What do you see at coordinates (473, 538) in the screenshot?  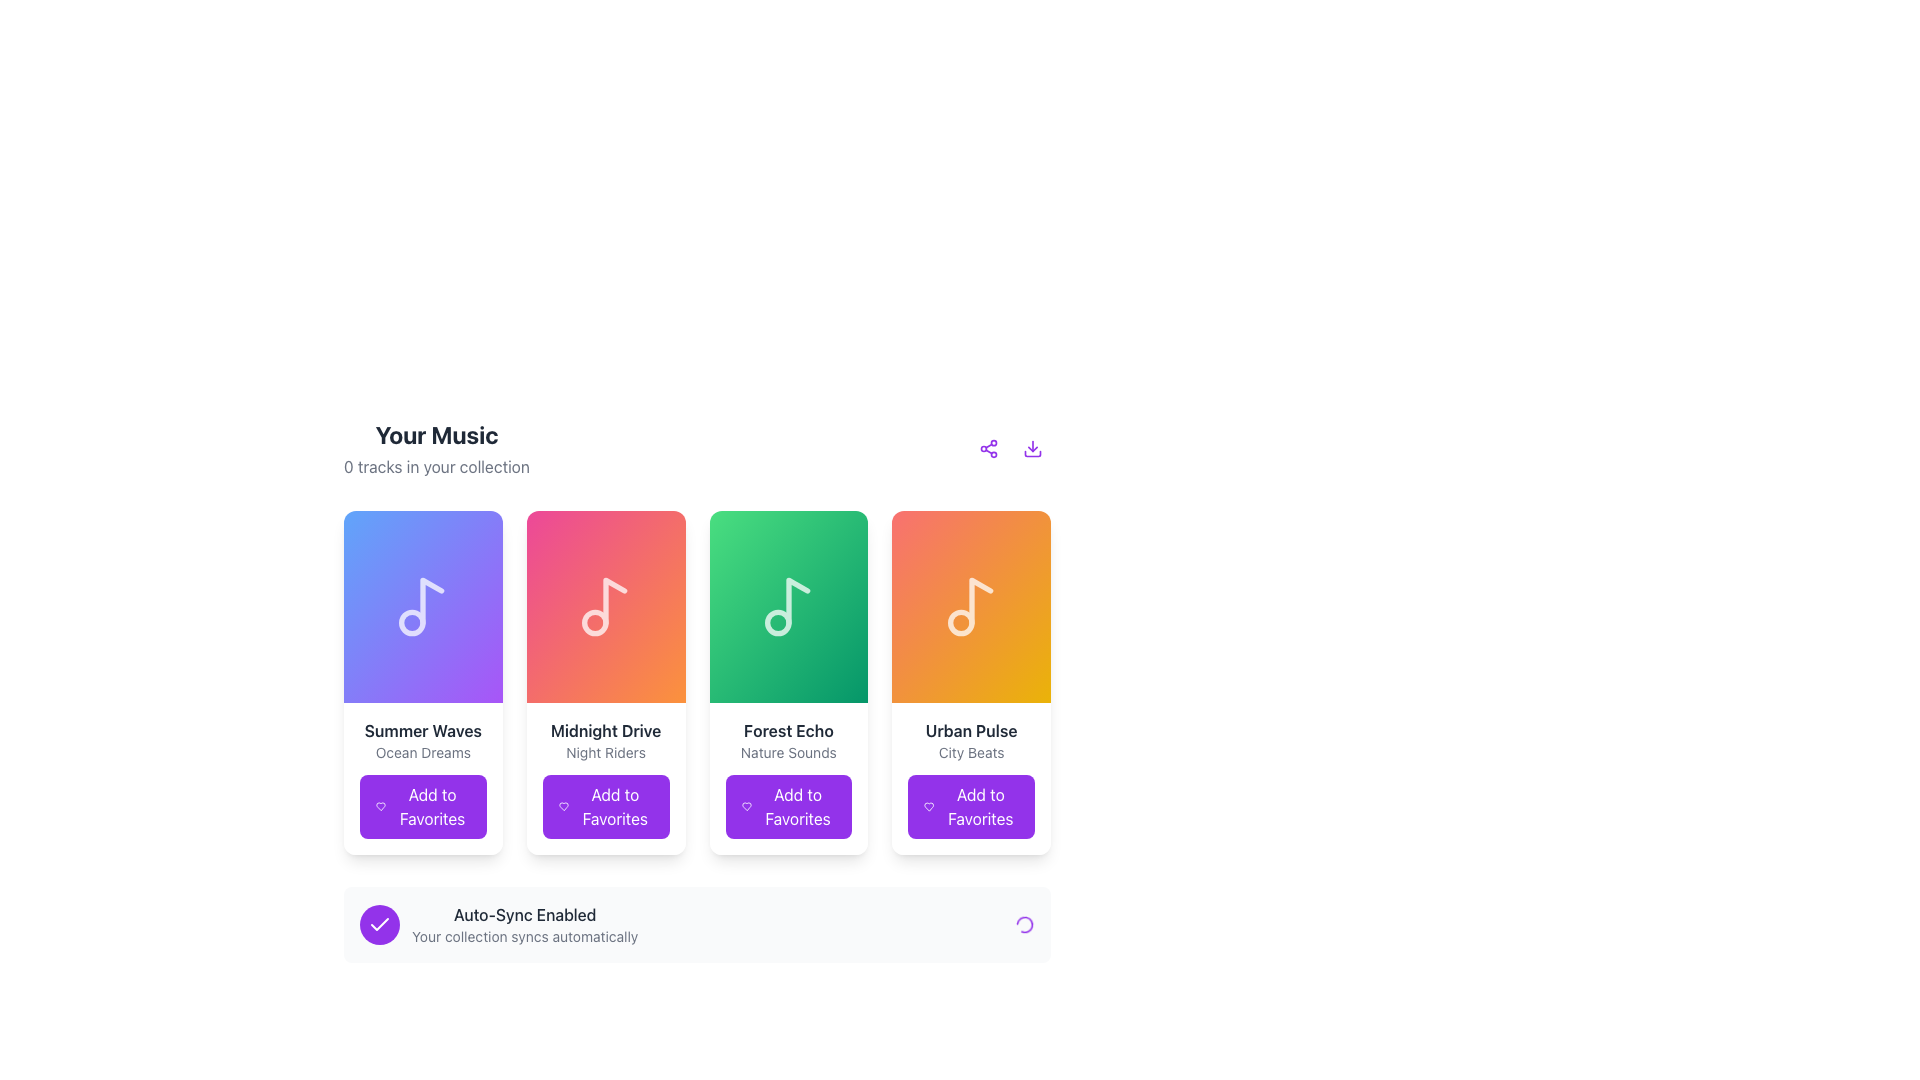 I see `the close action button located in the top-right corner of the 'Summer Waves' card` at bounding box center [473, 538].